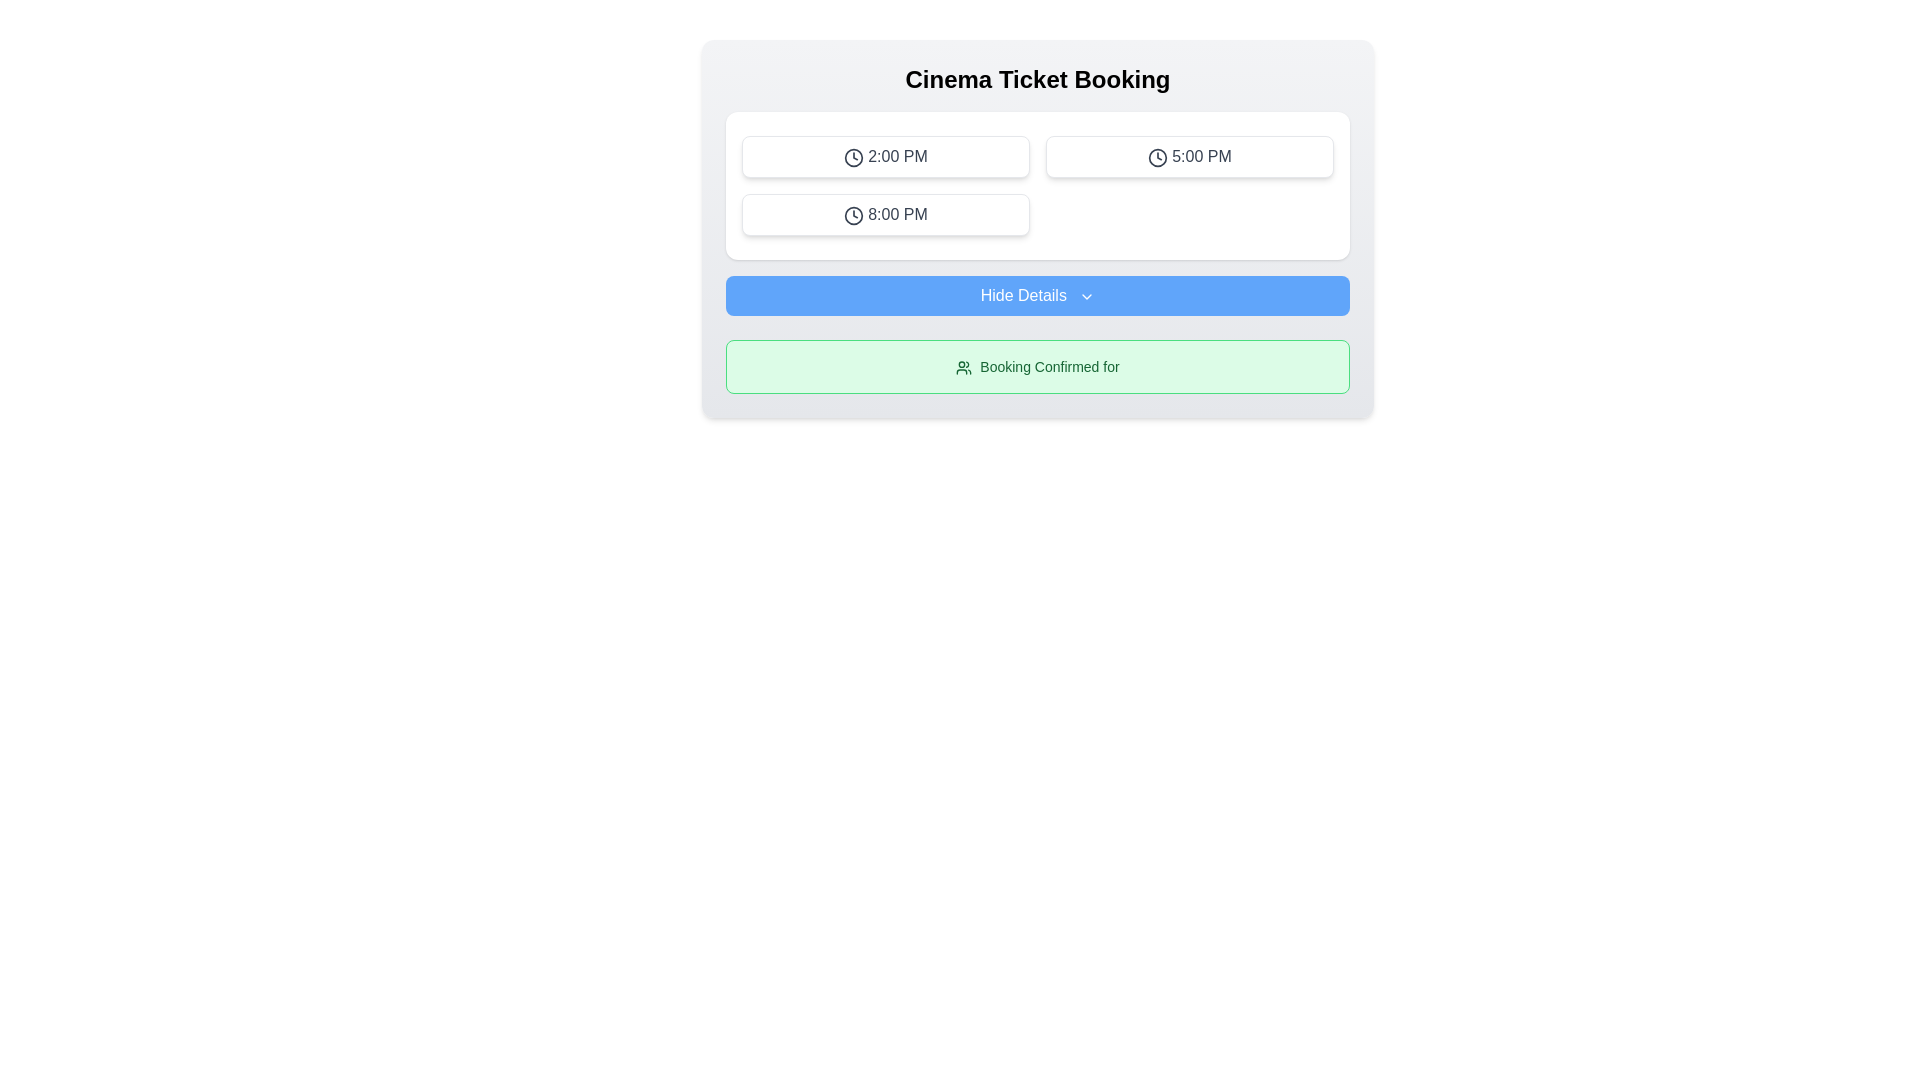 The width and height of the screenshot is (1920, 1080). I want to click on the selection button for '8:00 PM', which is the third button below the buttons labeled '2:00 PM' and '5:00 PM', so click(885, 215).